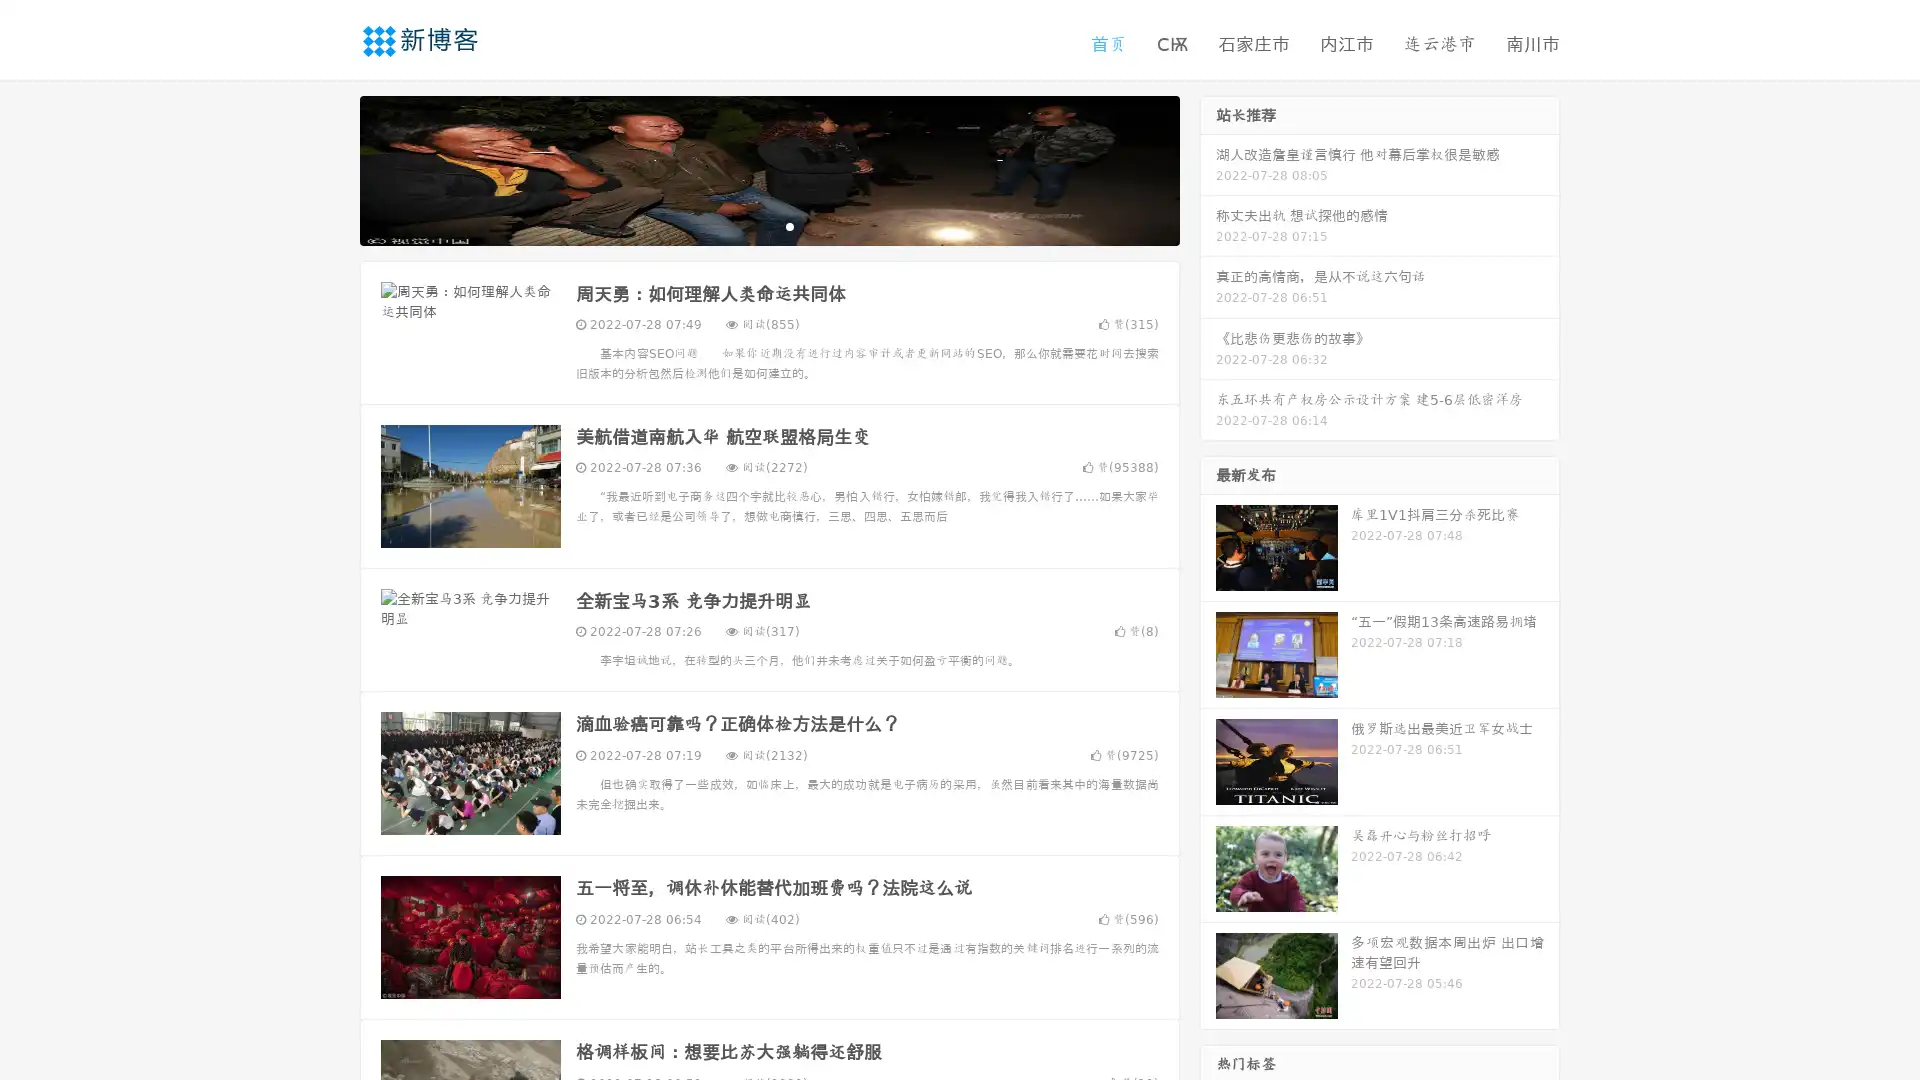 The height and width of the screenshot is (1080, 1920). Describe the element at coordinates (1208, 168) in the screenshot. I see `Next slide` at that location.